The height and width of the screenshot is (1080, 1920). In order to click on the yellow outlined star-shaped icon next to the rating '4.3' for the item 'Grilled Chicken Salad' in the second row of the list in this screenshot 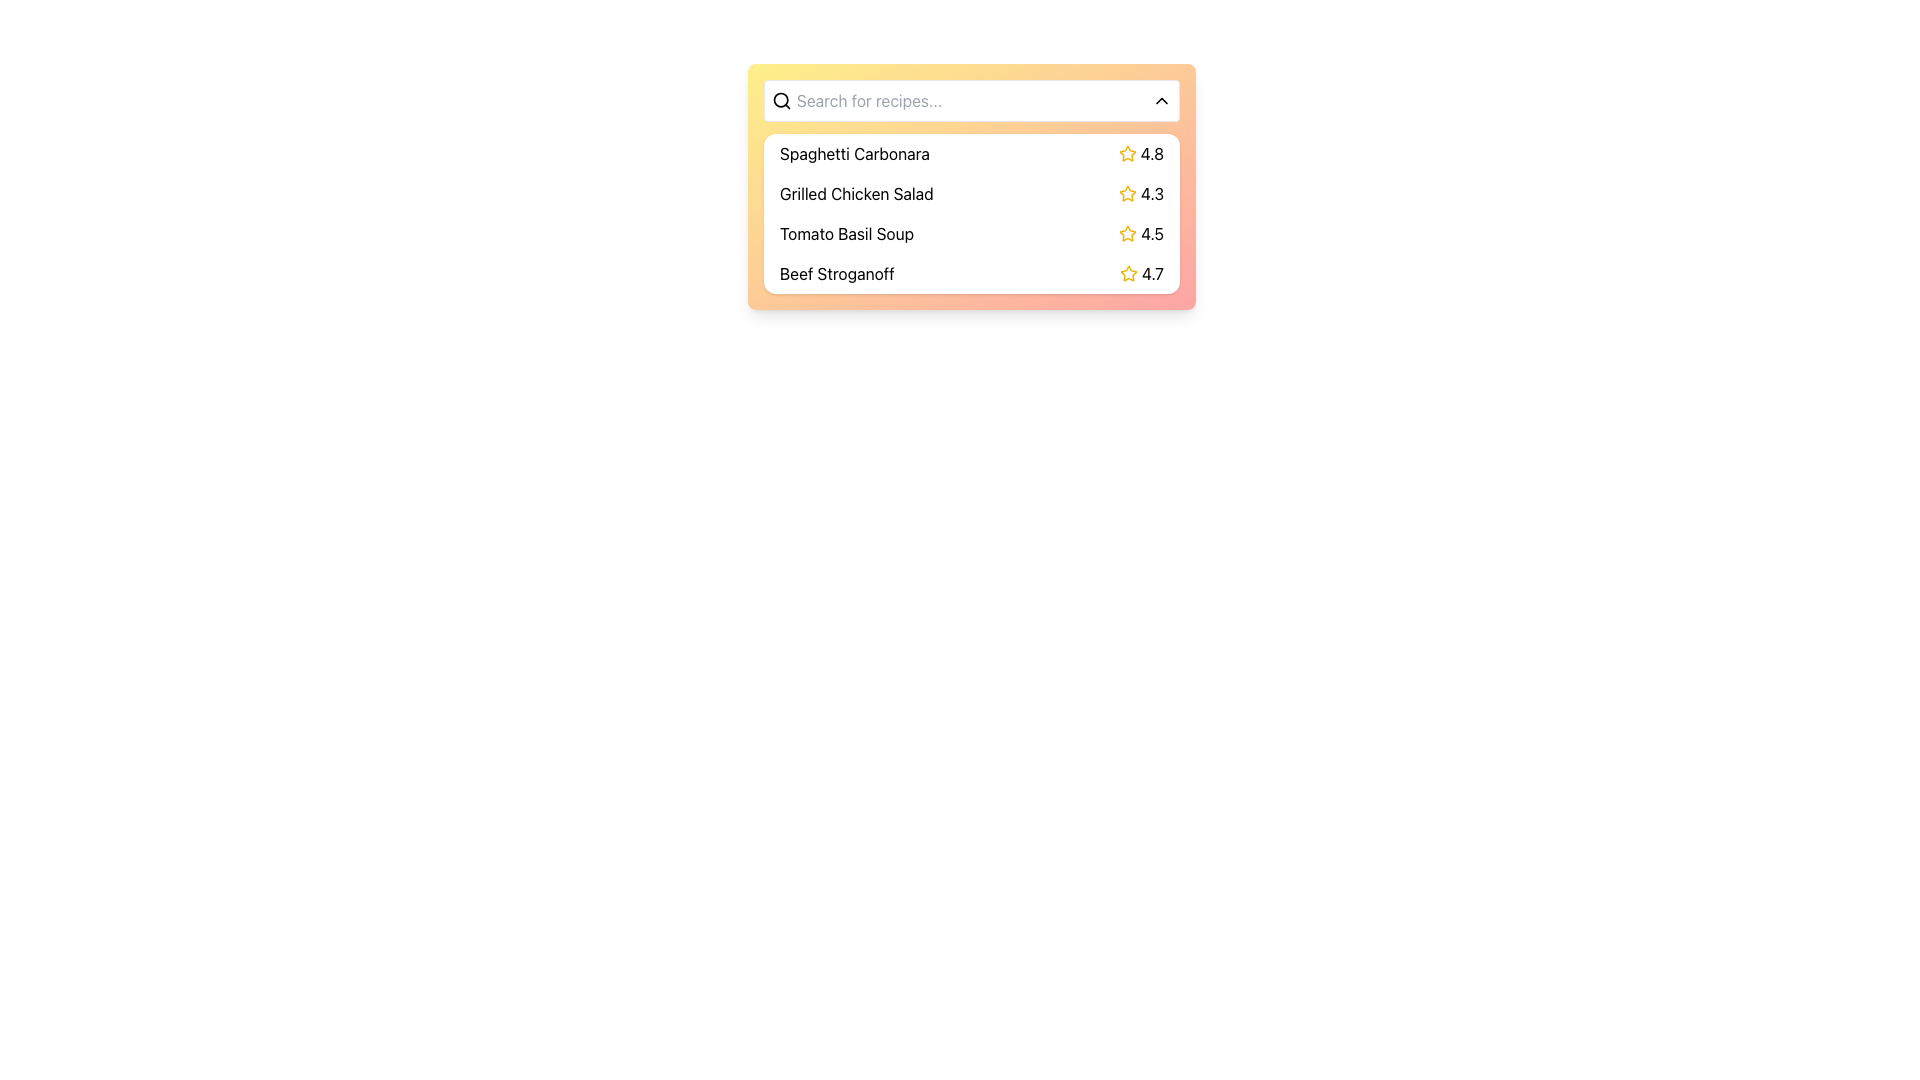, I will do `click(1127, 193)`.